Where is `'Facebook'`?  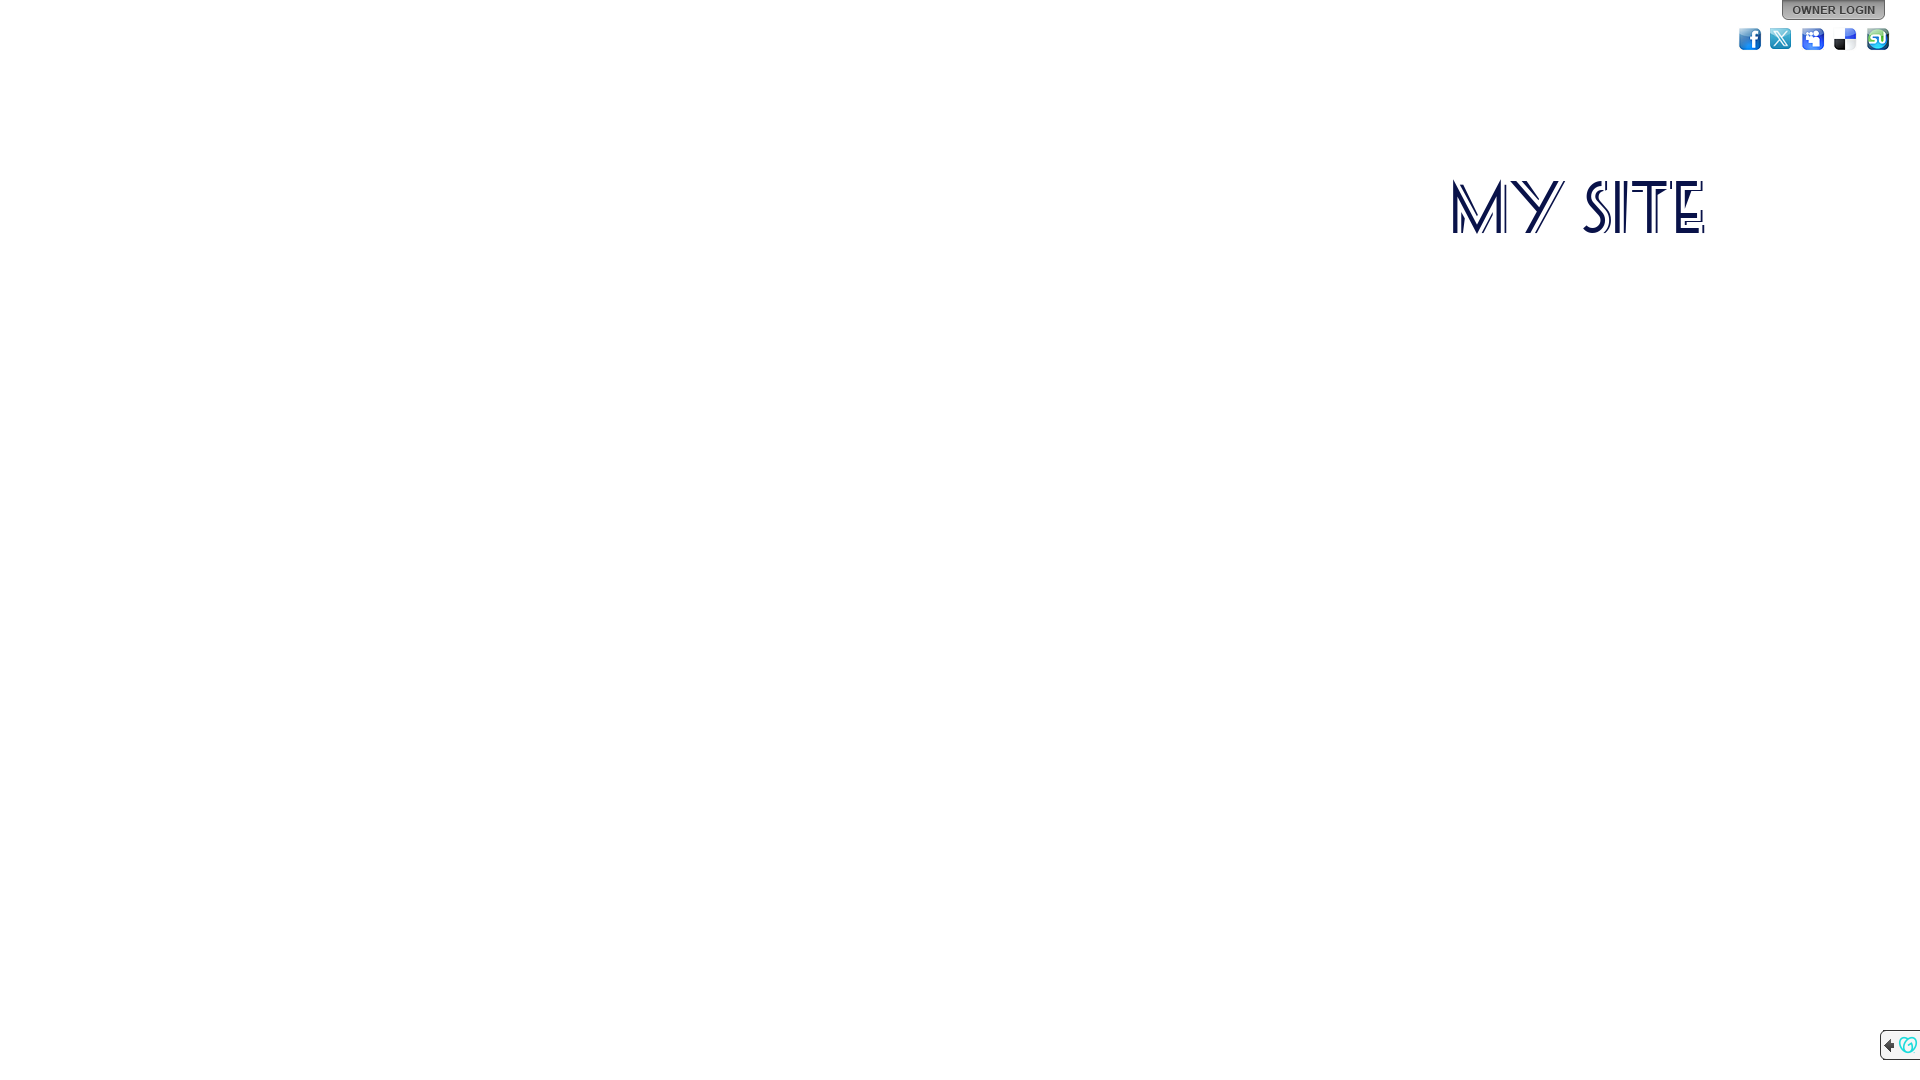 'Facebook' is located at coordinates (1749, 38).